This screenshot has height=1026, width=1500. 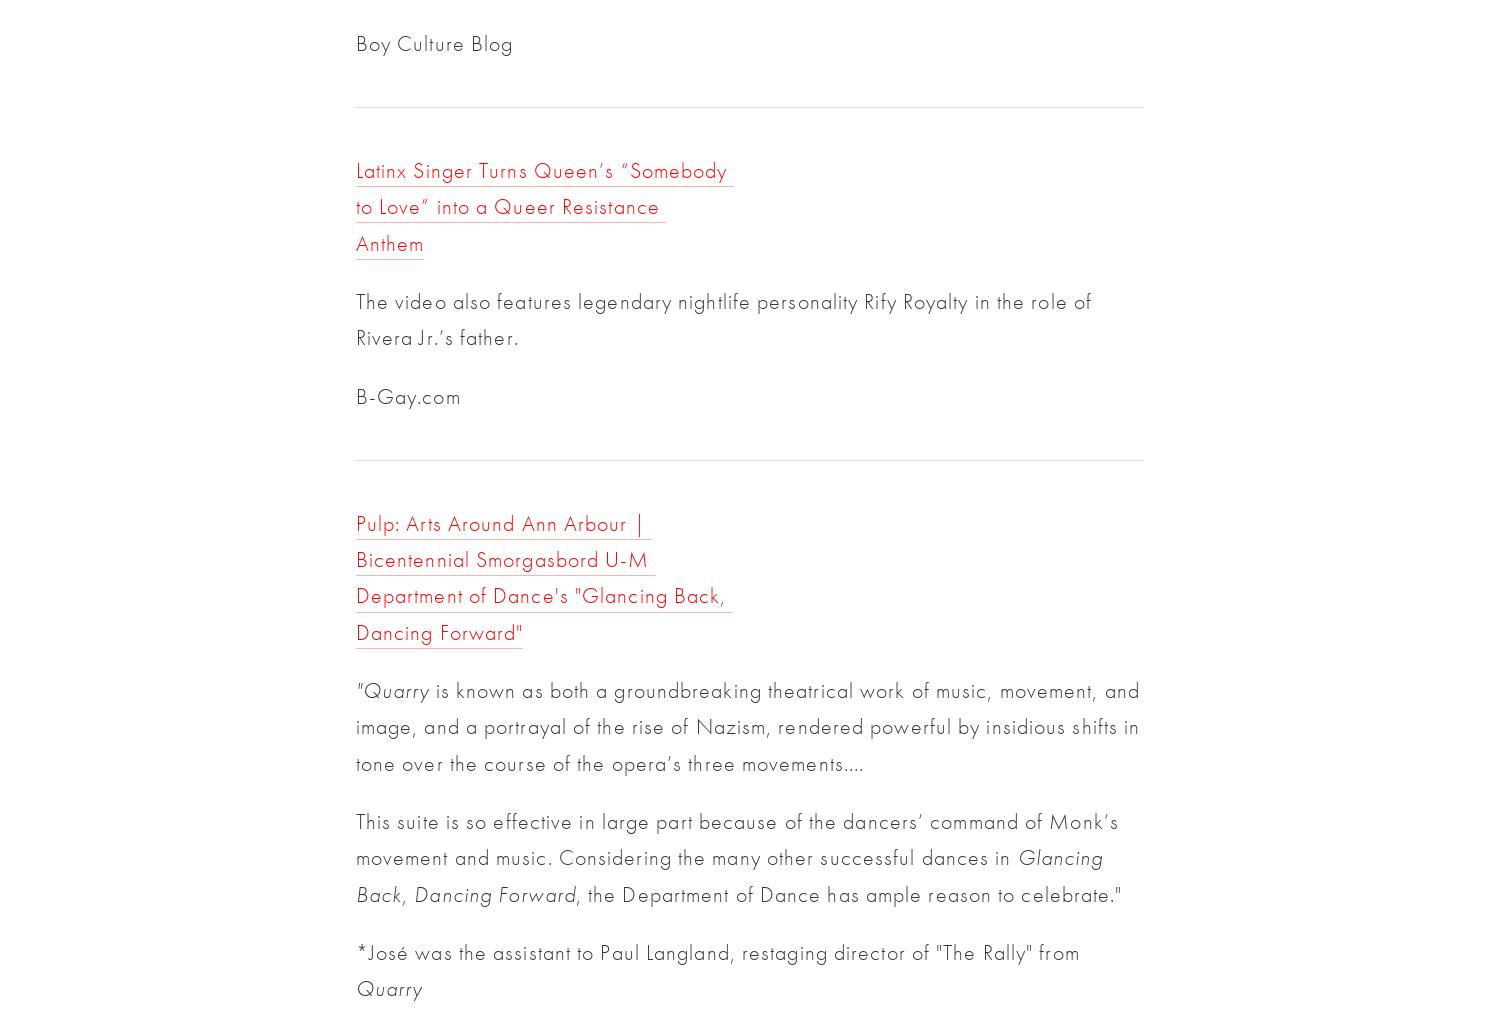 I want to click on 'Quarry', so click(x=388, y=987).